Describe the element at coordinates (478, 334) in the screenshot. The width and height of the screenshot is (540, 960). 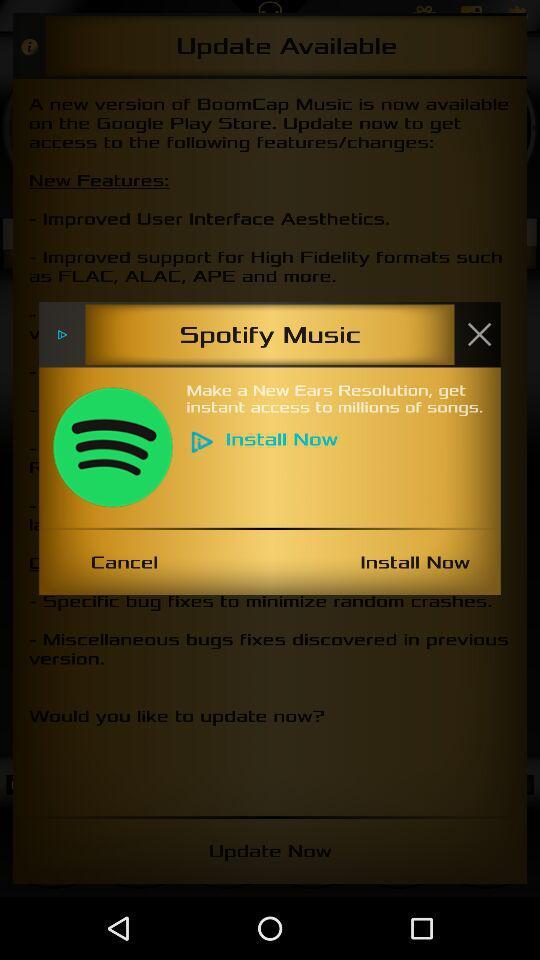
I see `item above make a new icon` at that location.